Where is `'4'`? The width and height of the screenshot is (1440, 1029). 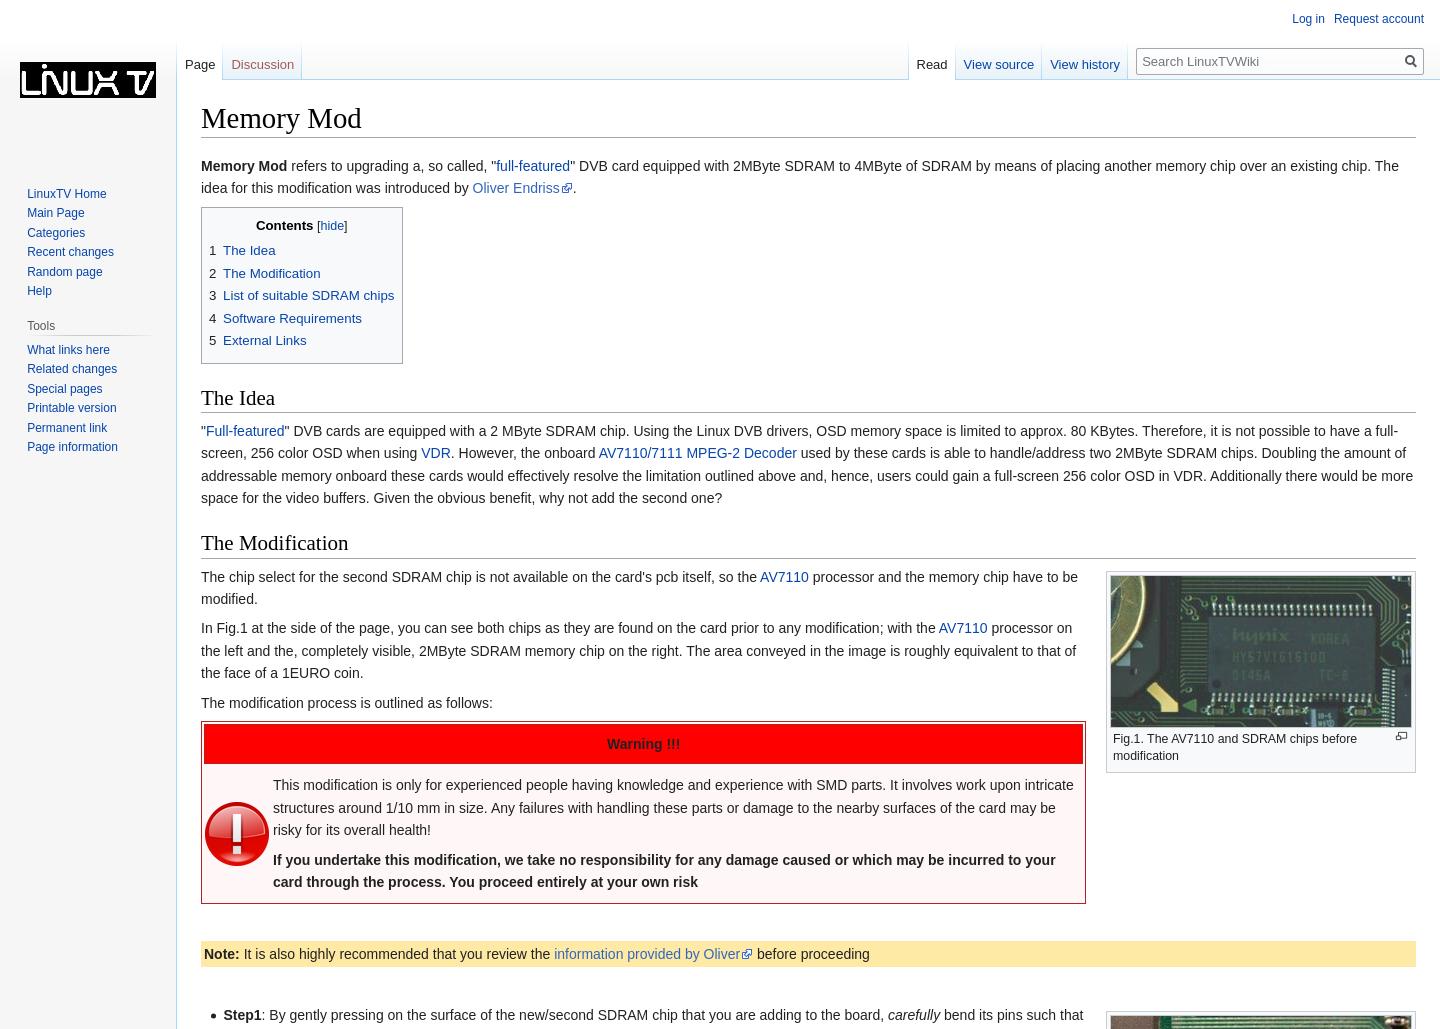
'4' is located at coordinates (212, 317).